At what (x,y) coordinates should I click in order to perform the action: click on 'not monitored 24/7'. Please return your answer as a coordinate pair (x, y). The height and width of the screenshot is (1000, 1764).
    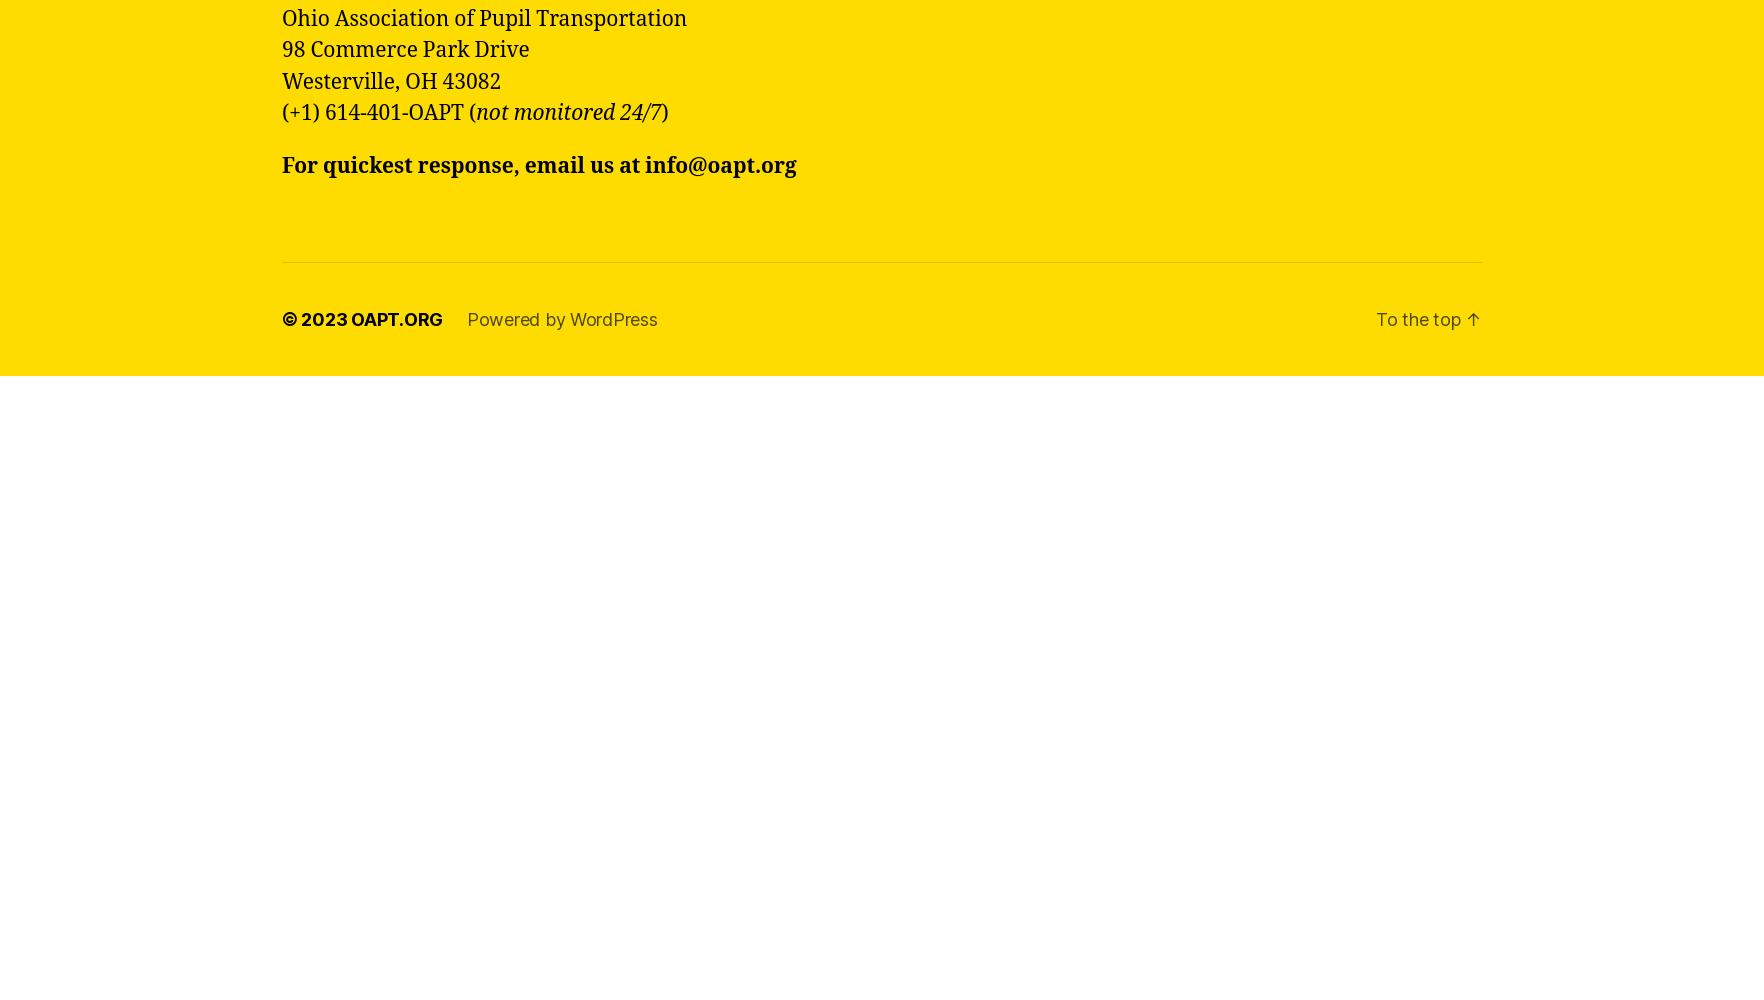
    Looking at the image, I should click on (568, 112).